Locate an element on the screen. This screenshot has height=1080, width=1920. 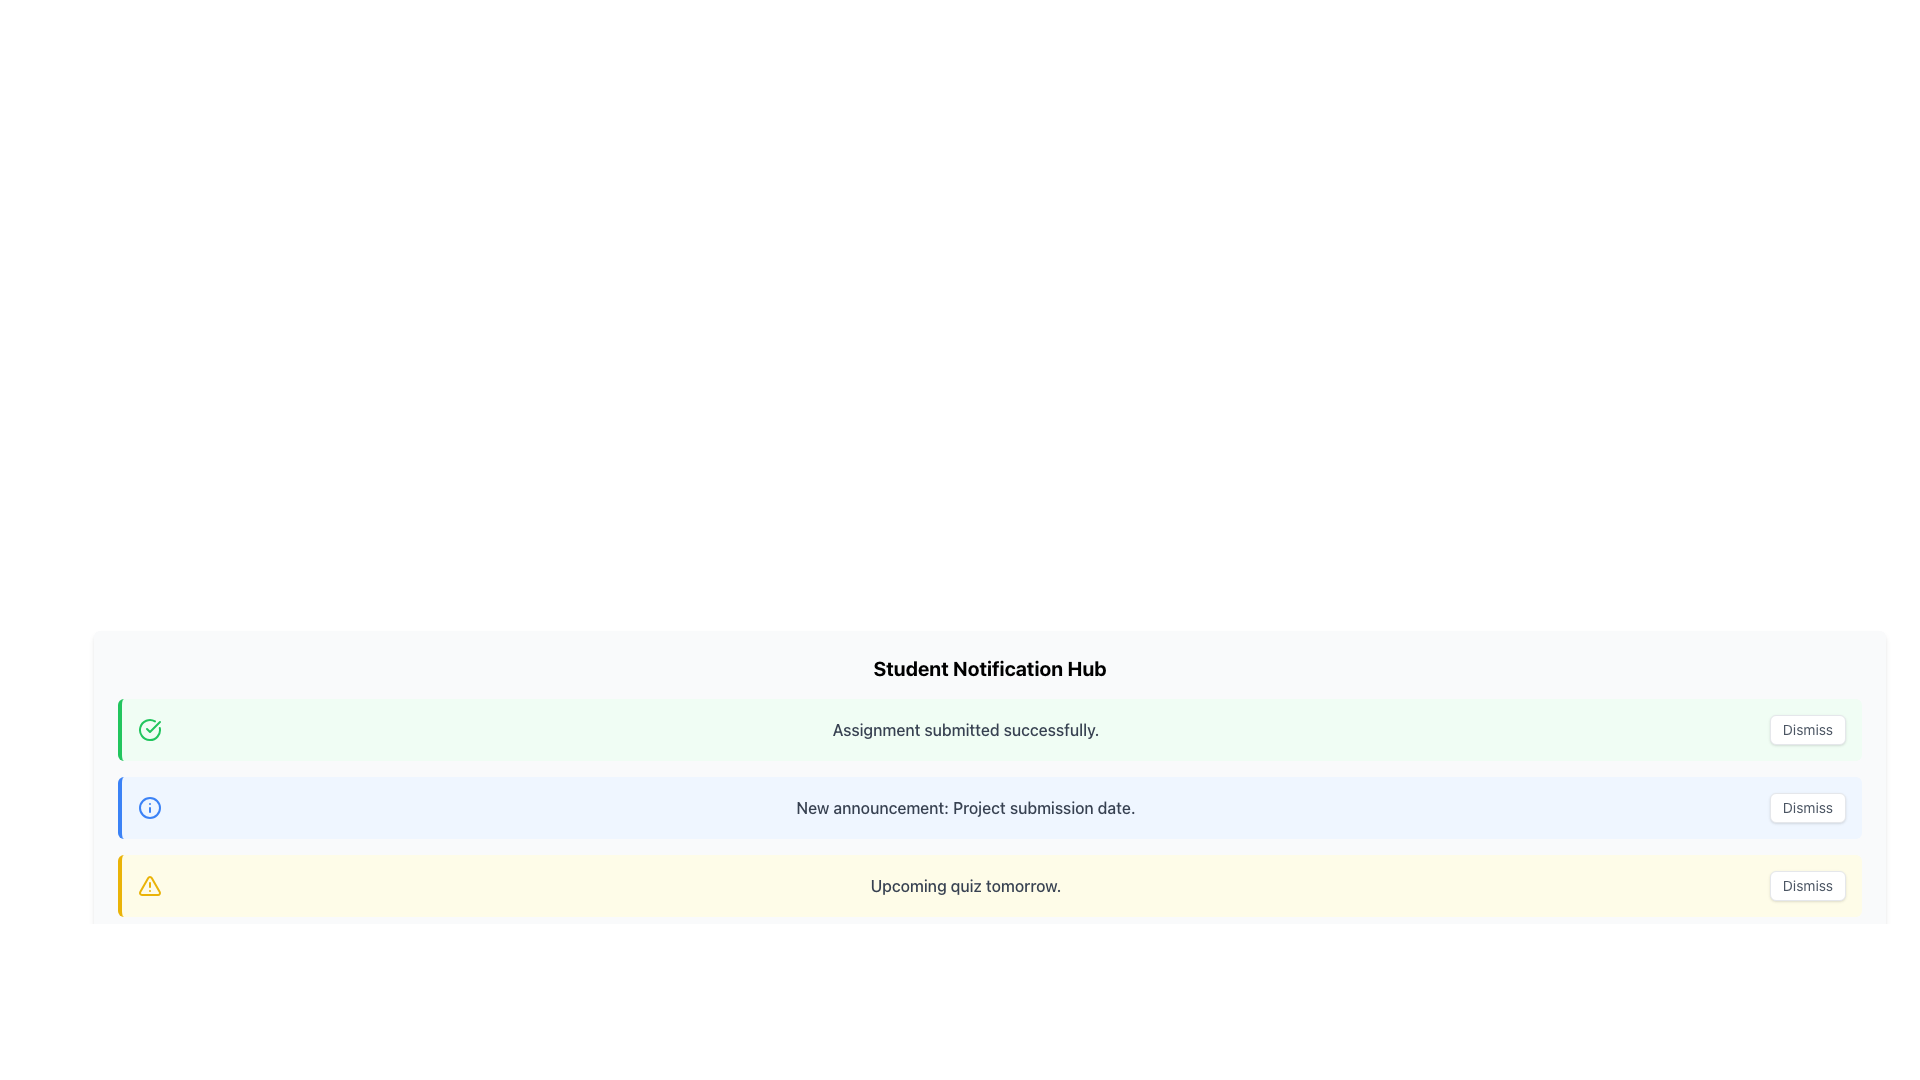
the warning alert icon located in the yellow-highlighted notification section, which is the first component to the left of the text 'Upcoming quiz tomorrow.' is located at coordinates (148, 885).